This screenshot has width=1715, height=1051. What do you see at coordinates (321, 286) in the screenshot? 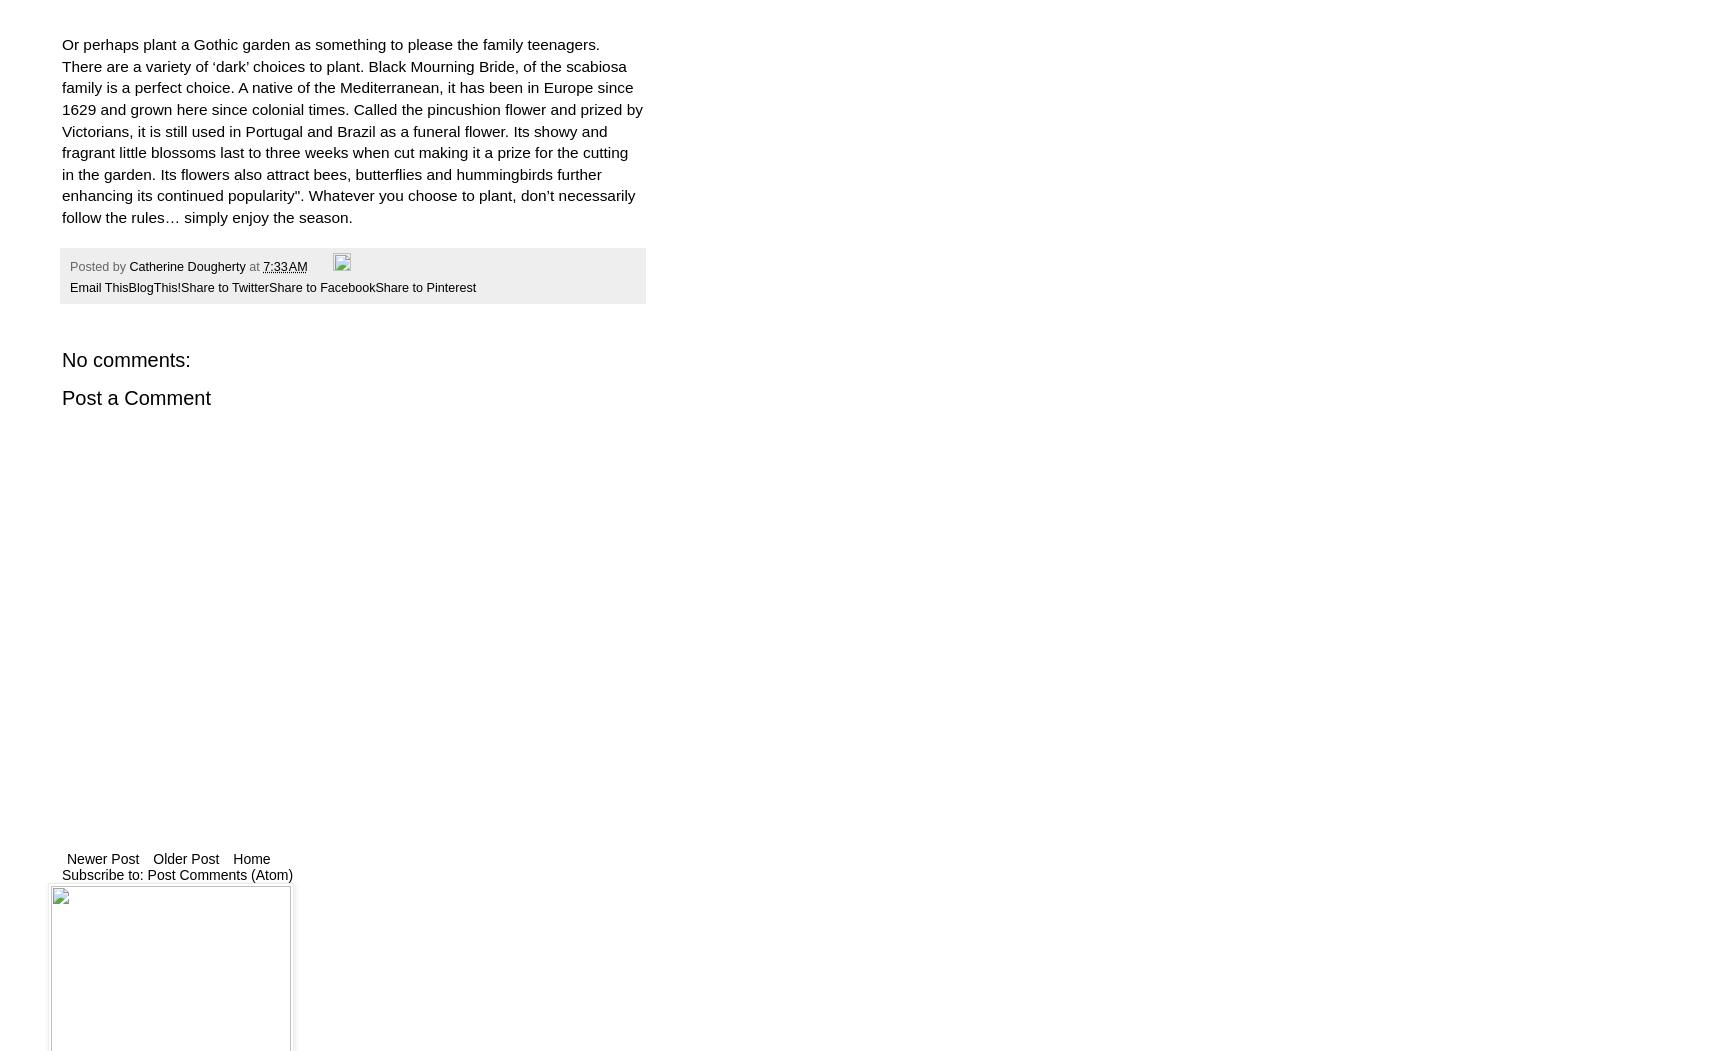
I see `'Share to Facebook'` at bounding box center [321, 286].